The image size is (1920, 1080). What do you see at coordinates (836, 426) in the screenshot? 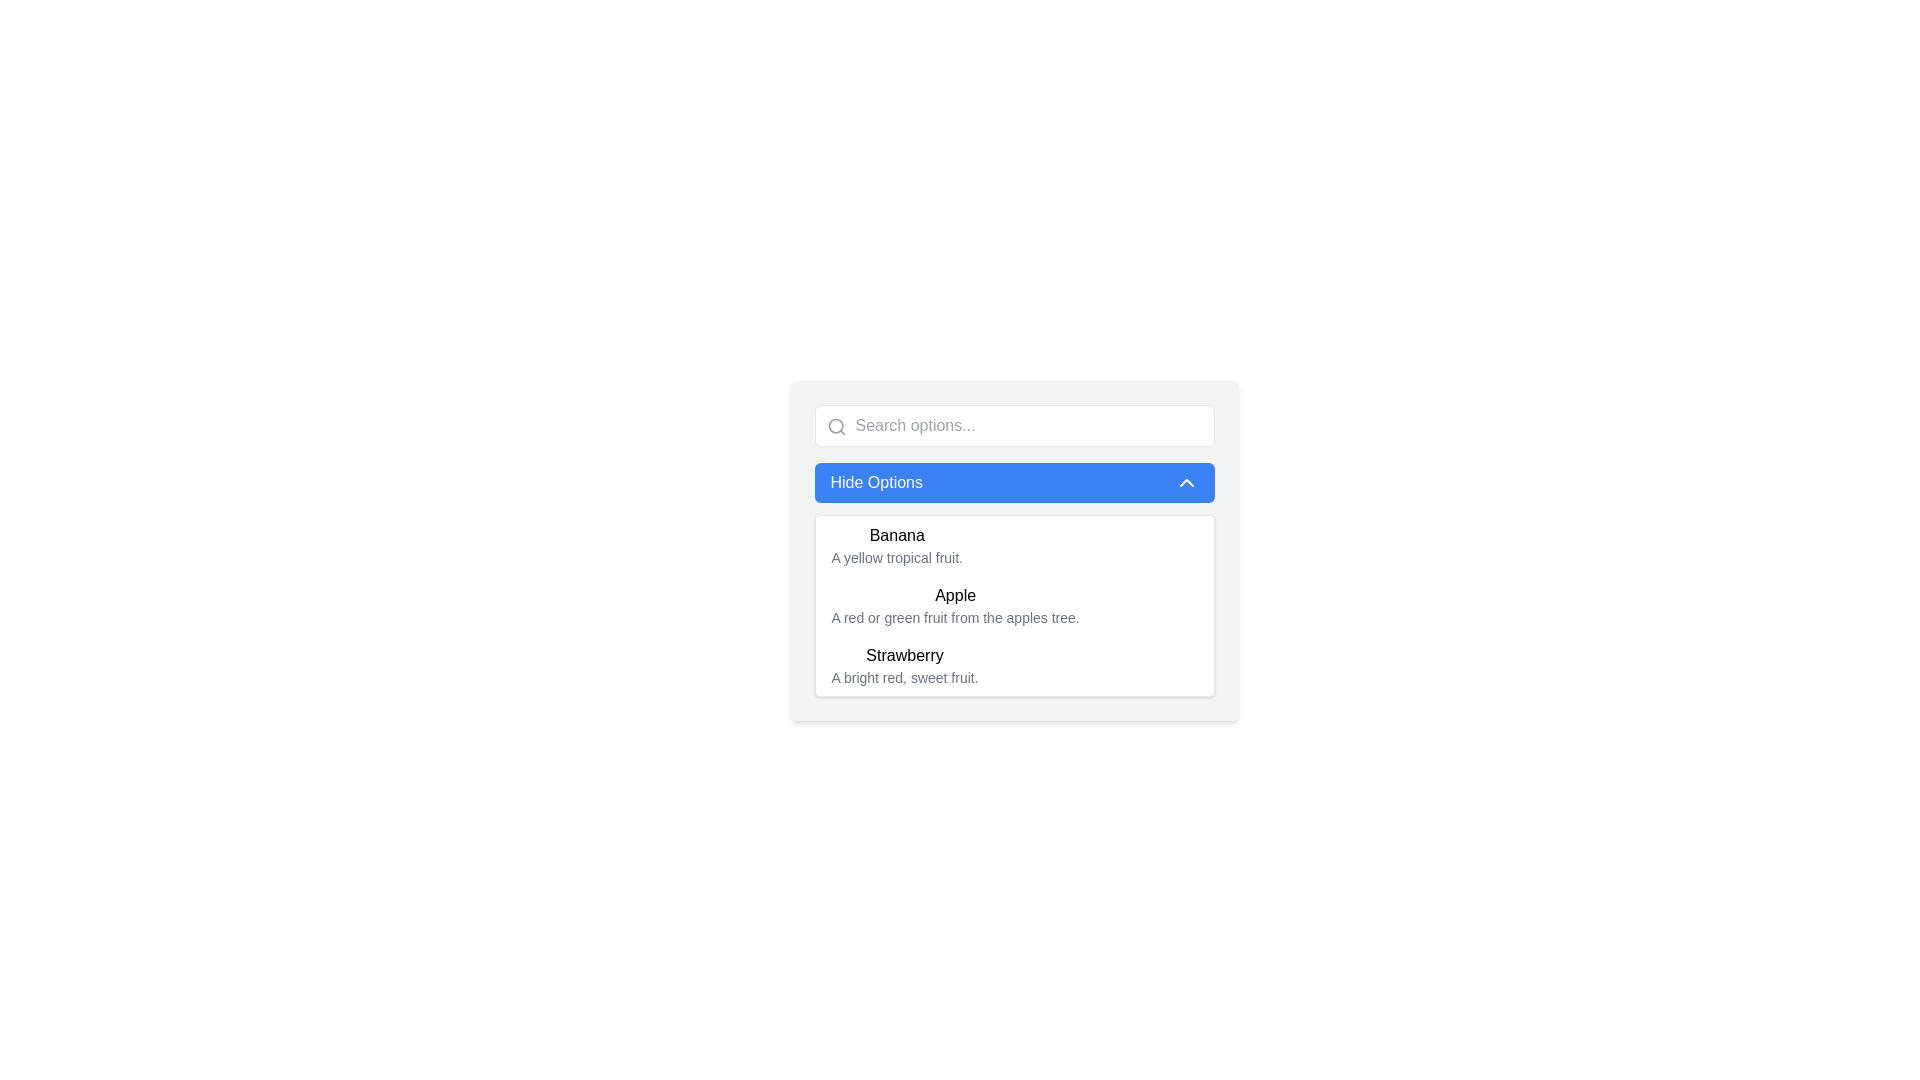
I see `the search icon located at the top-left corner inside the text input field, which serves as a visual indicator for the search functionality` at bounding box center [836, 426].